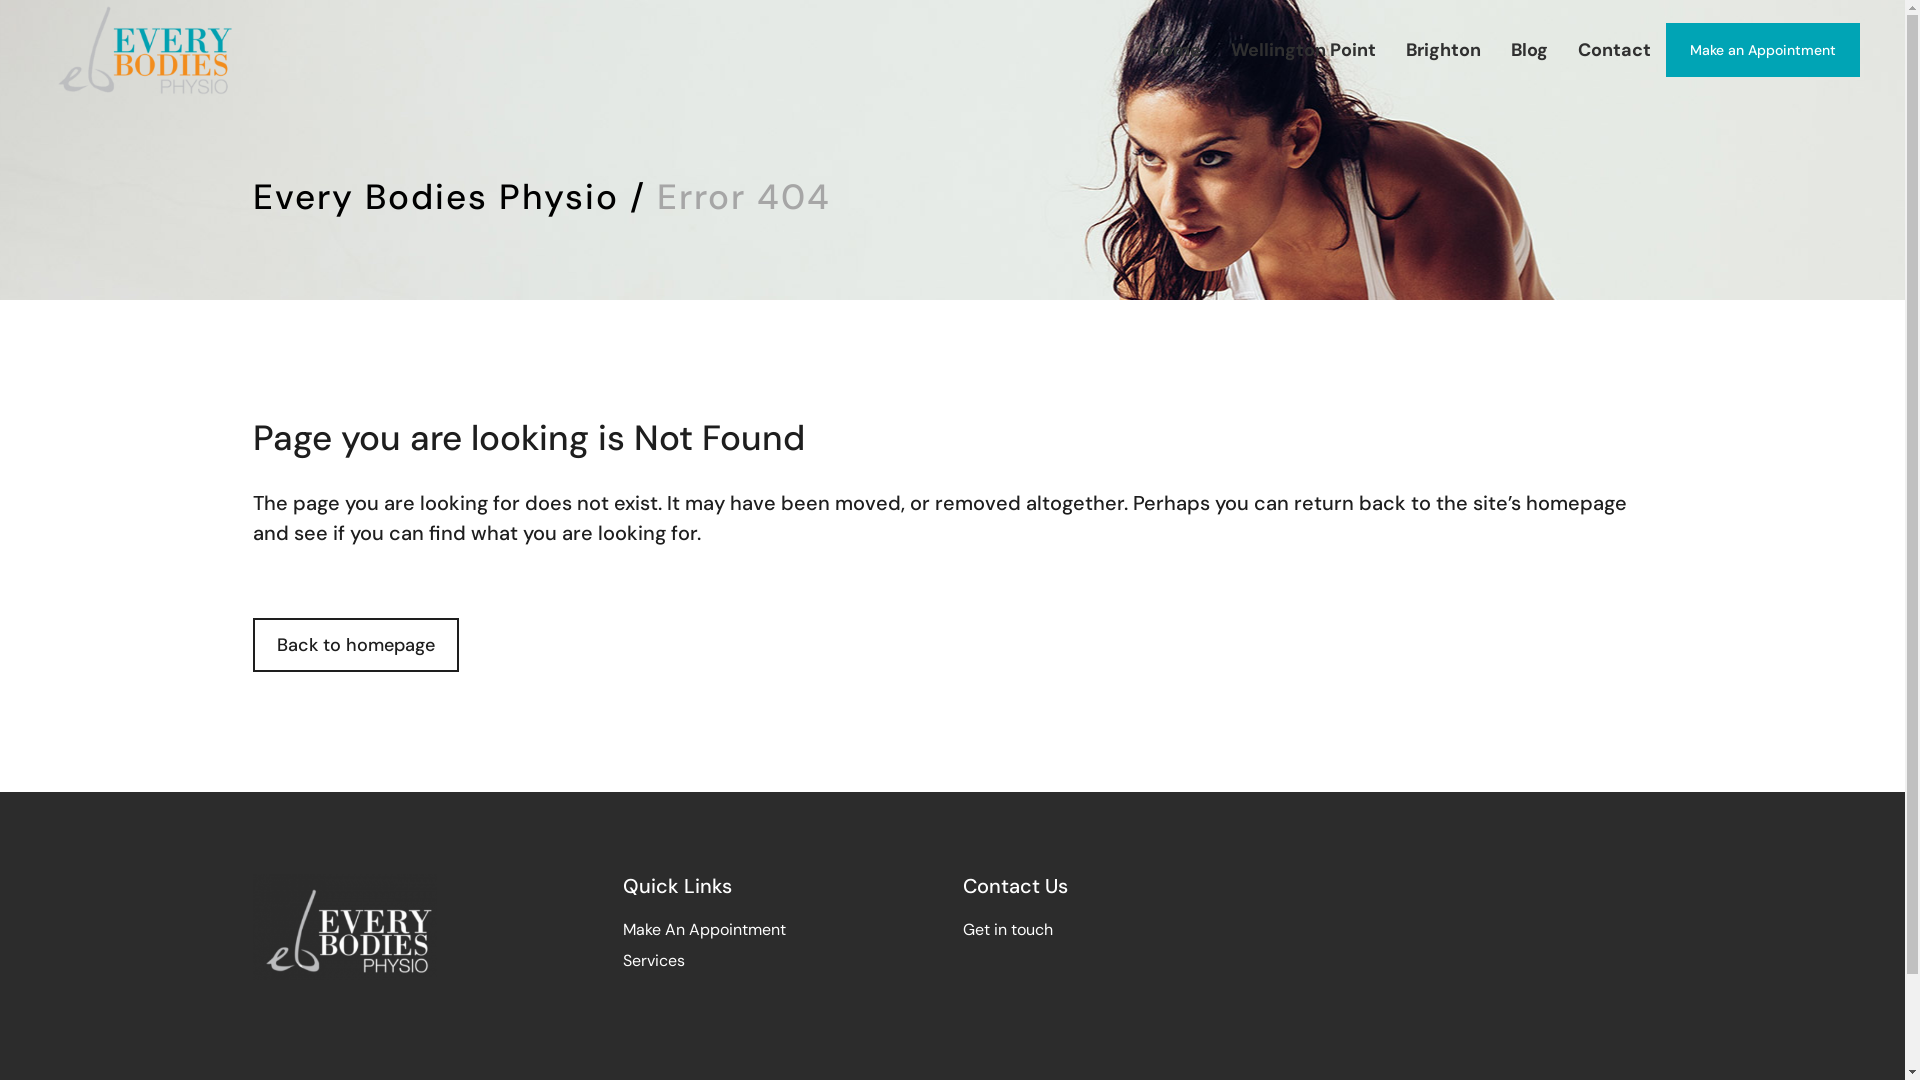  What do you see at coordinates (652, 959) in the screenshot?
I see `'Services'` at bounding box center [652, 959].